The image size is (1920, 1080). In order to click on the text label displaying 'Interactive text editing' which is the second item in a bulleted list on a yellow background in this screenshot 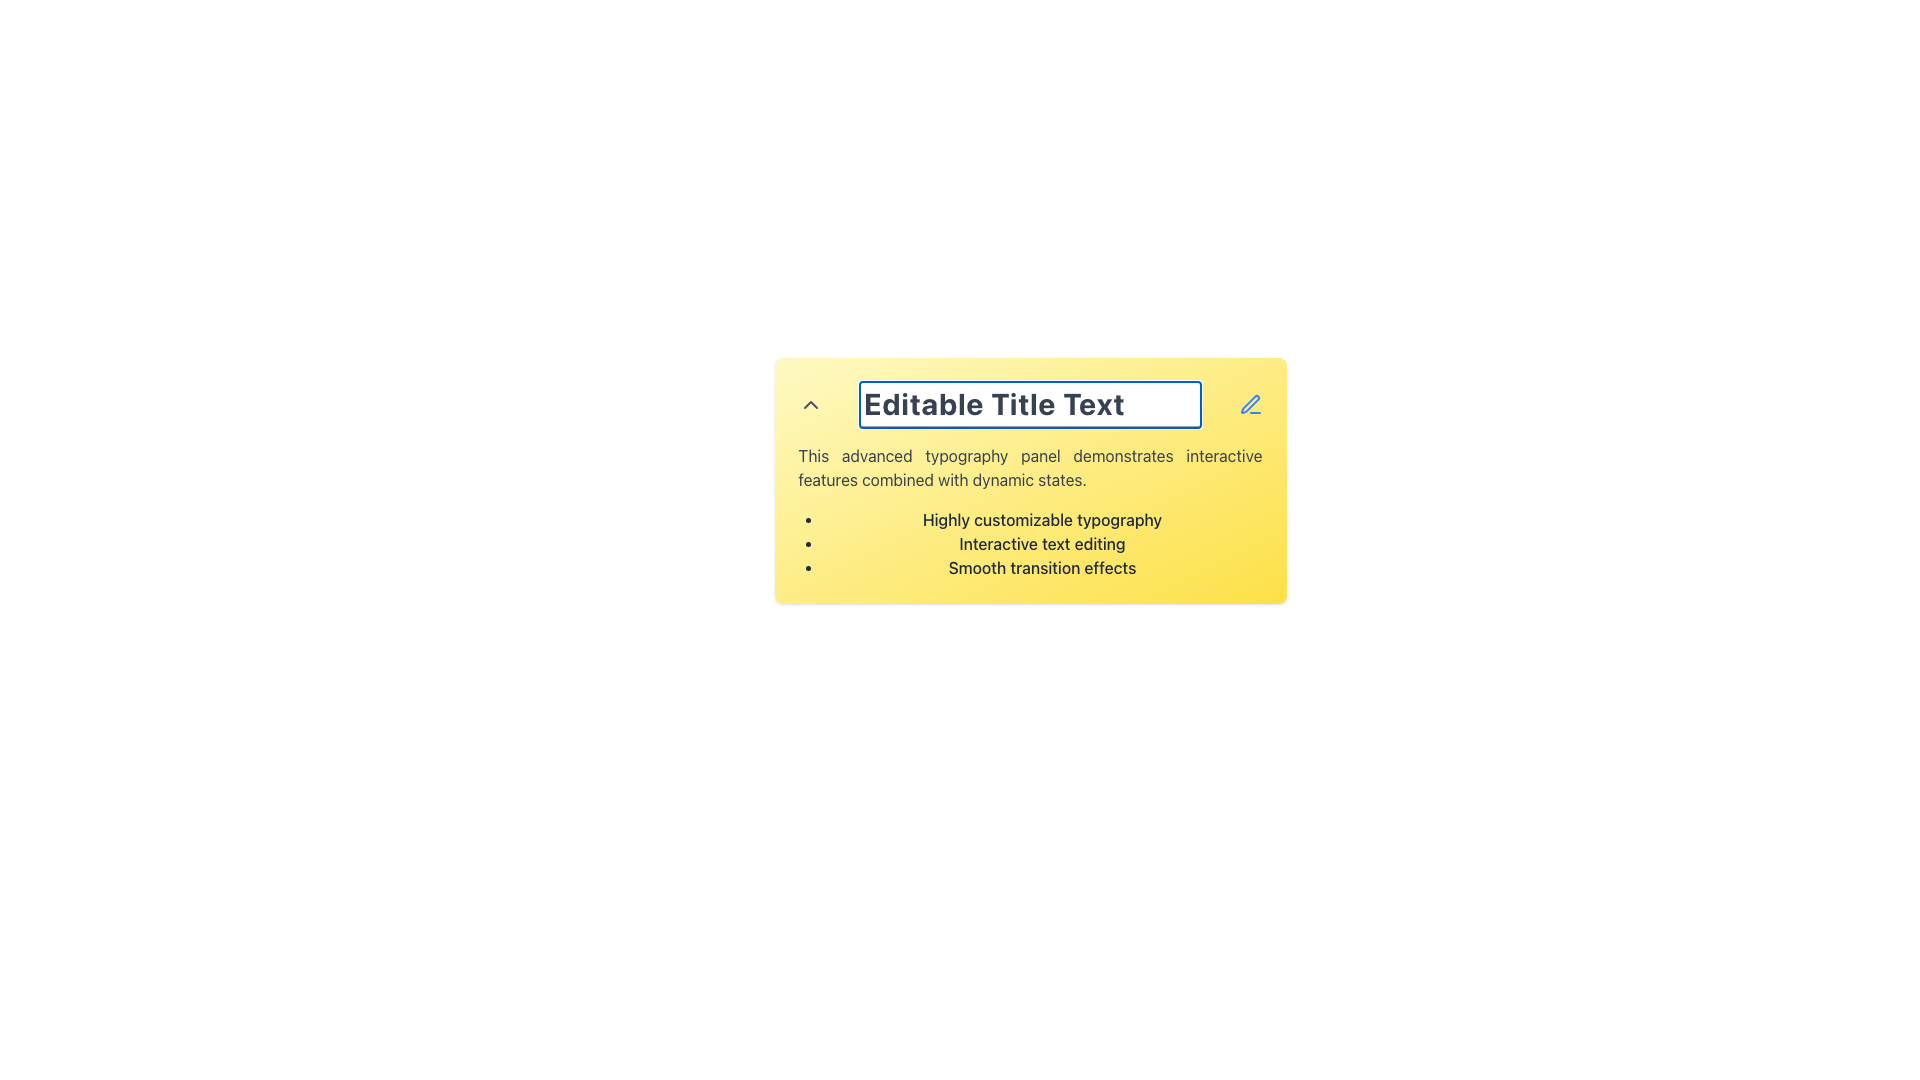, I will do `click(1041, 543)`.